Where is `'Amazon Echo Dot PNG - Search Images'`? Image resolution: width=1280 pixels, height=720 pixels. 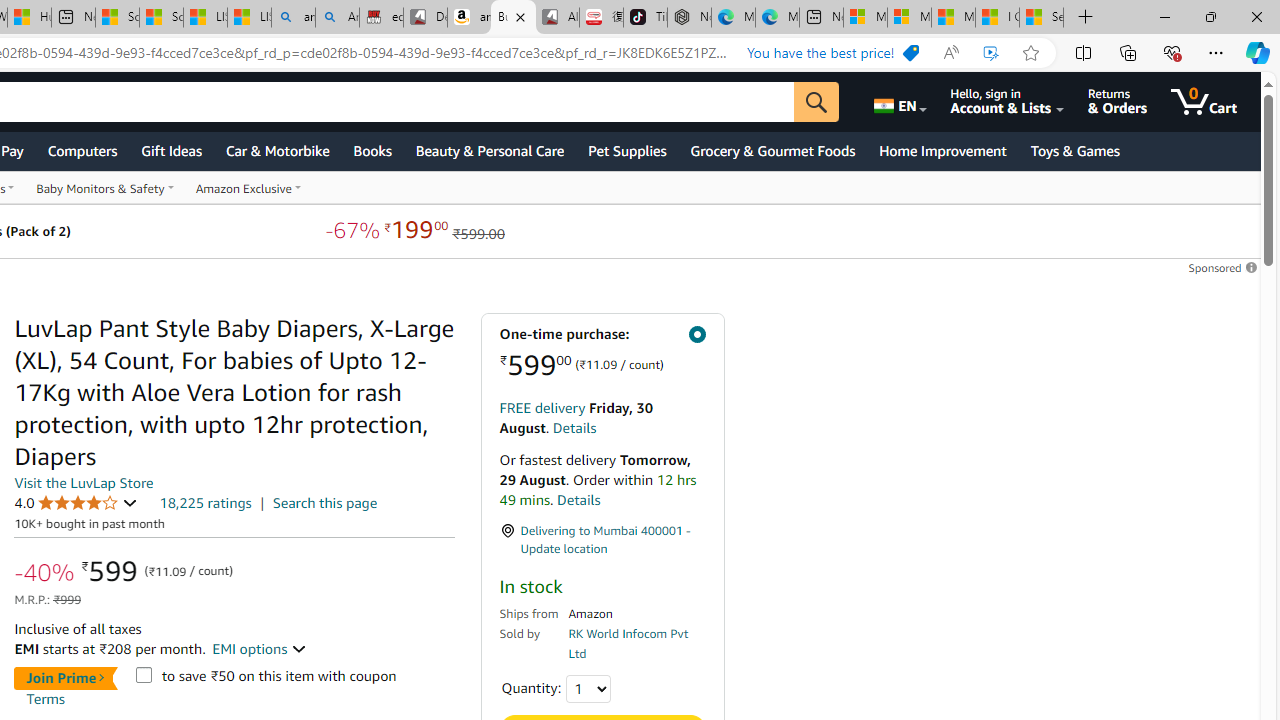
'Amazon Echo Dot PNG - Search Images' is located at coordinates (337, 17).